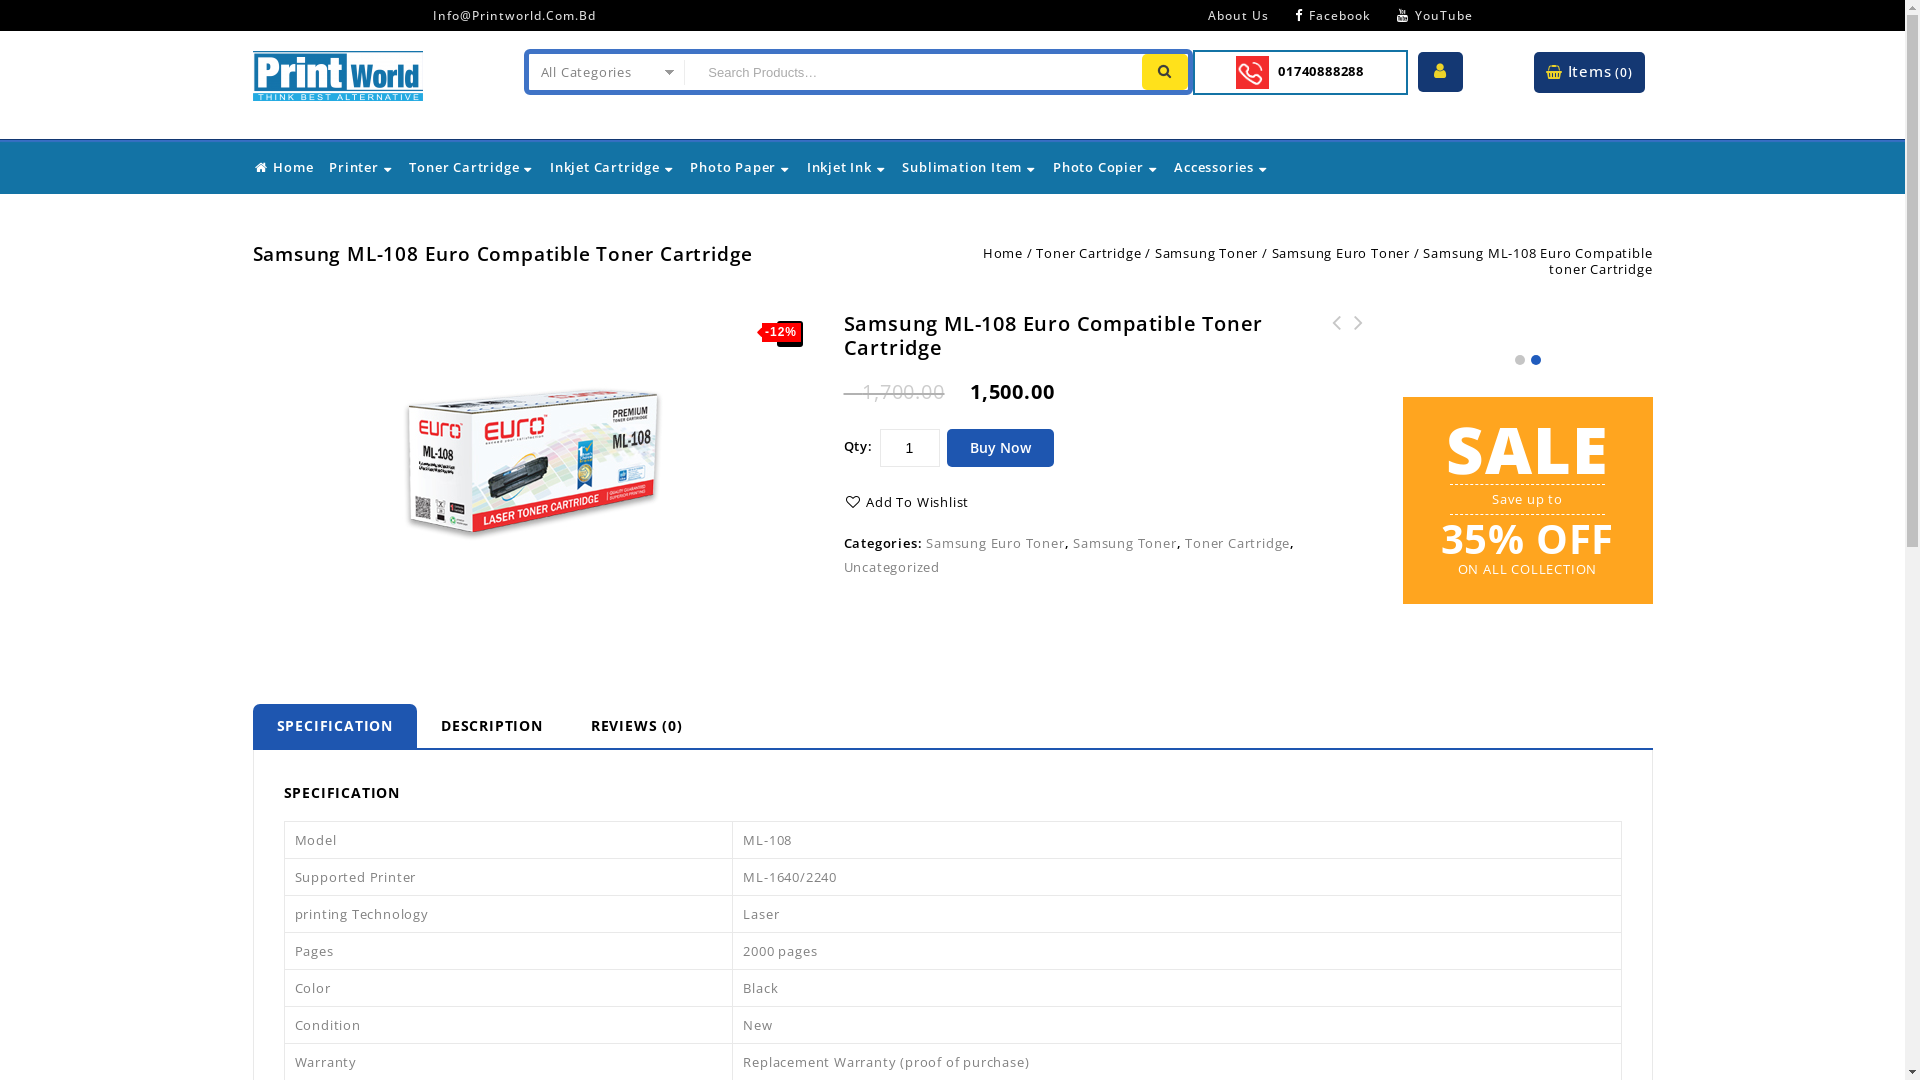  What do you see at coordinates (739, 165) in the screenshot?
I see `'Photo Paper'` at bounding box center [739, 165].